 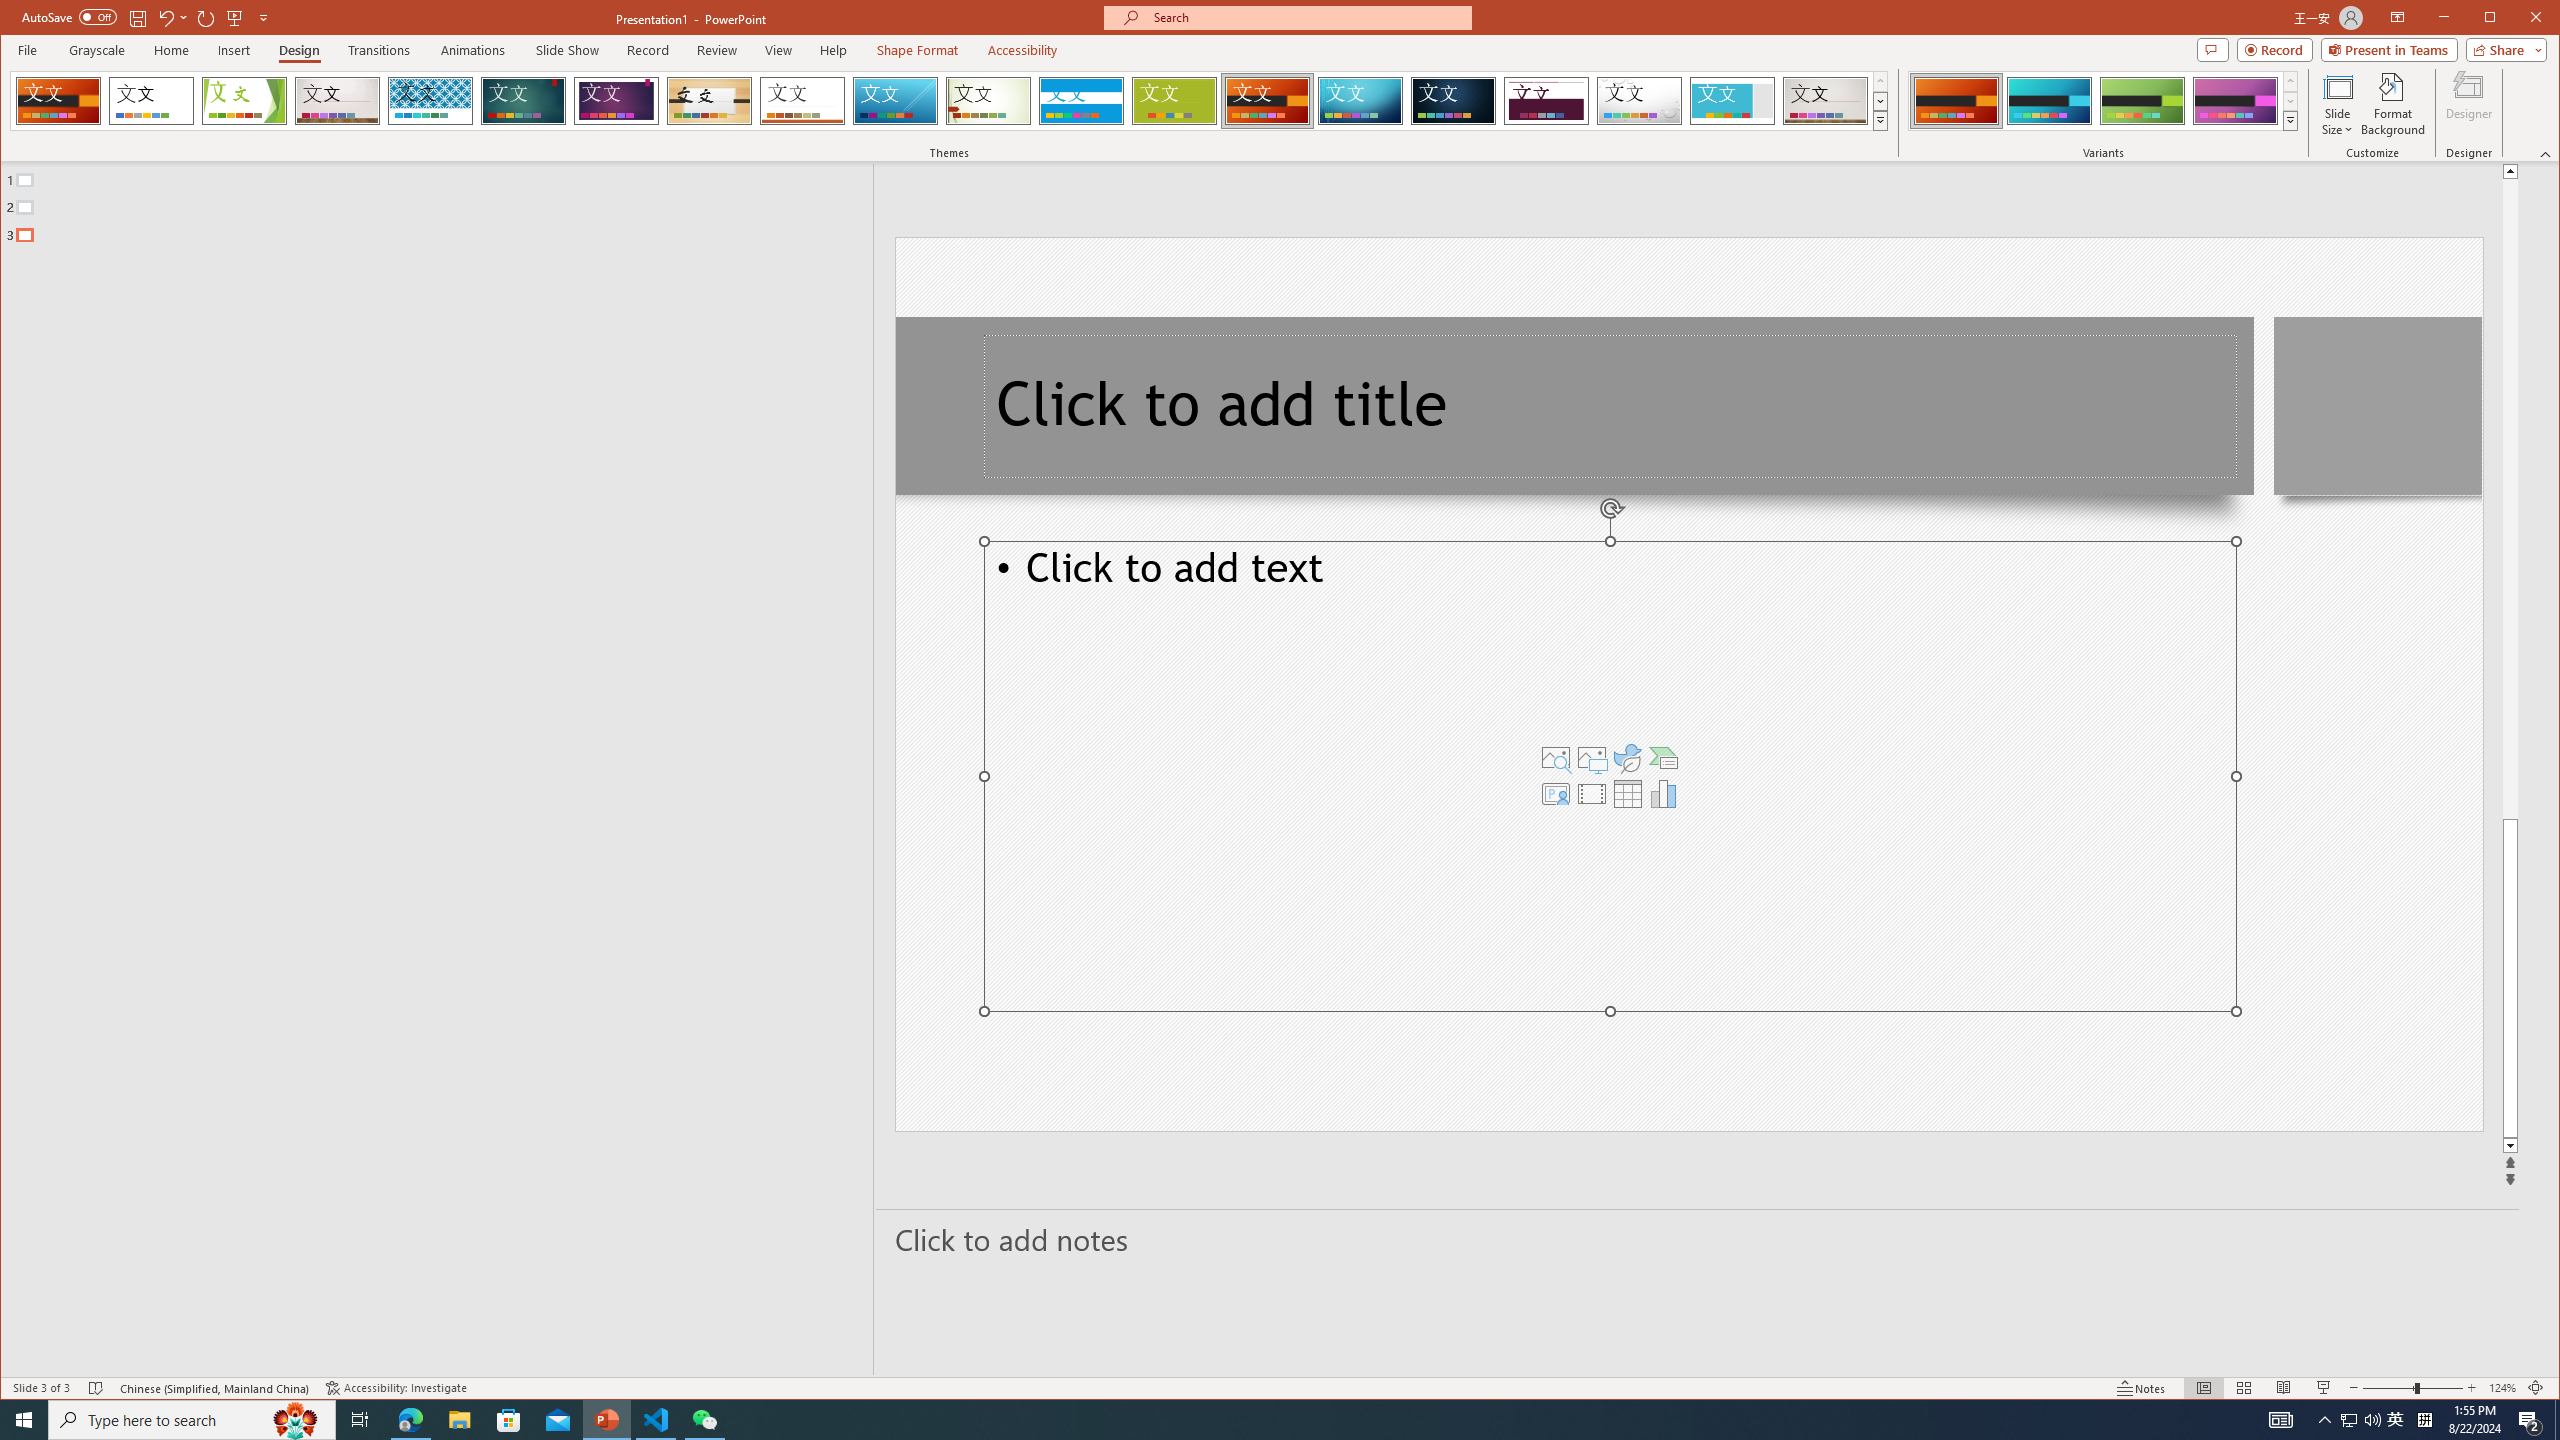 What do you see at coordinates (2049, 100) in the screenshot?
I see `'Berlin Variant 2'` at bounding box center [2049, 100].